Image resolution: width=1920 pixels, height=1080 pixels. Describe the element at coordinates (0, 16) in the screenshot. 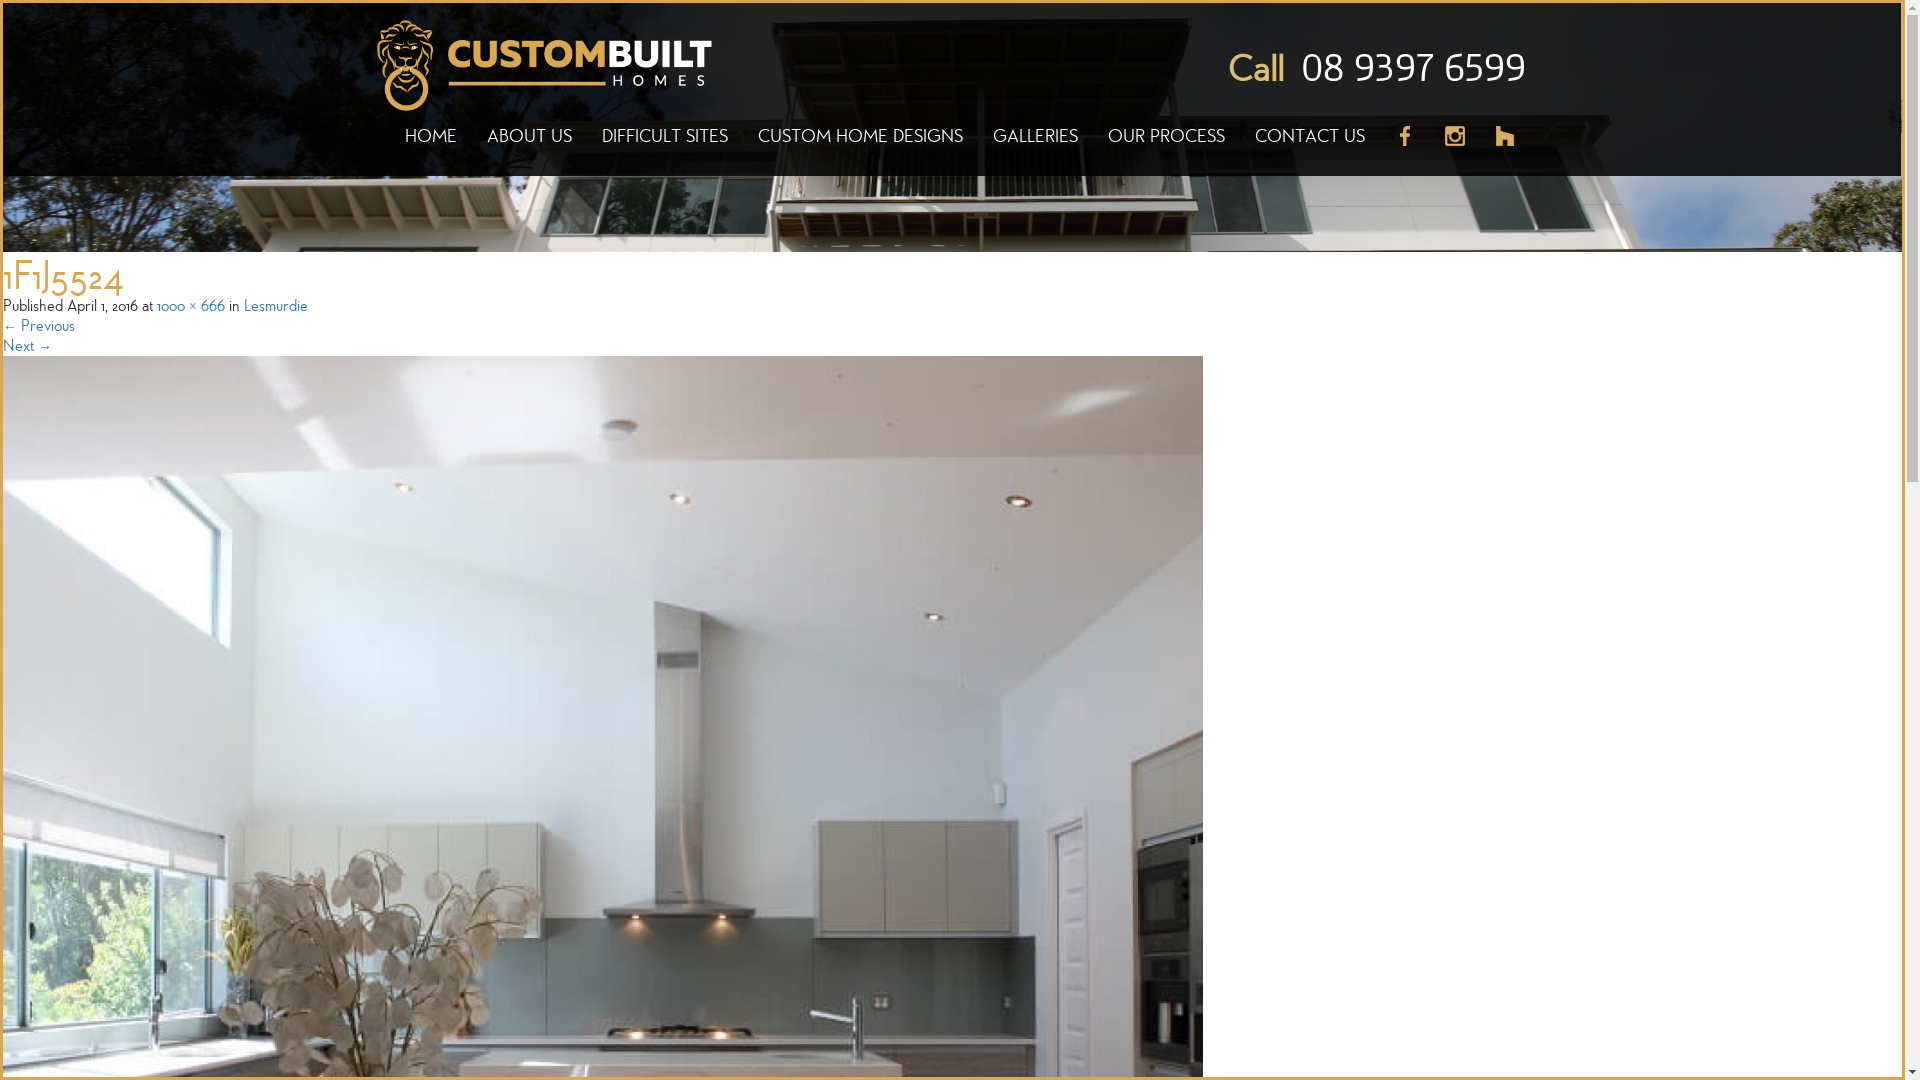

I see `'Search'` at that location.